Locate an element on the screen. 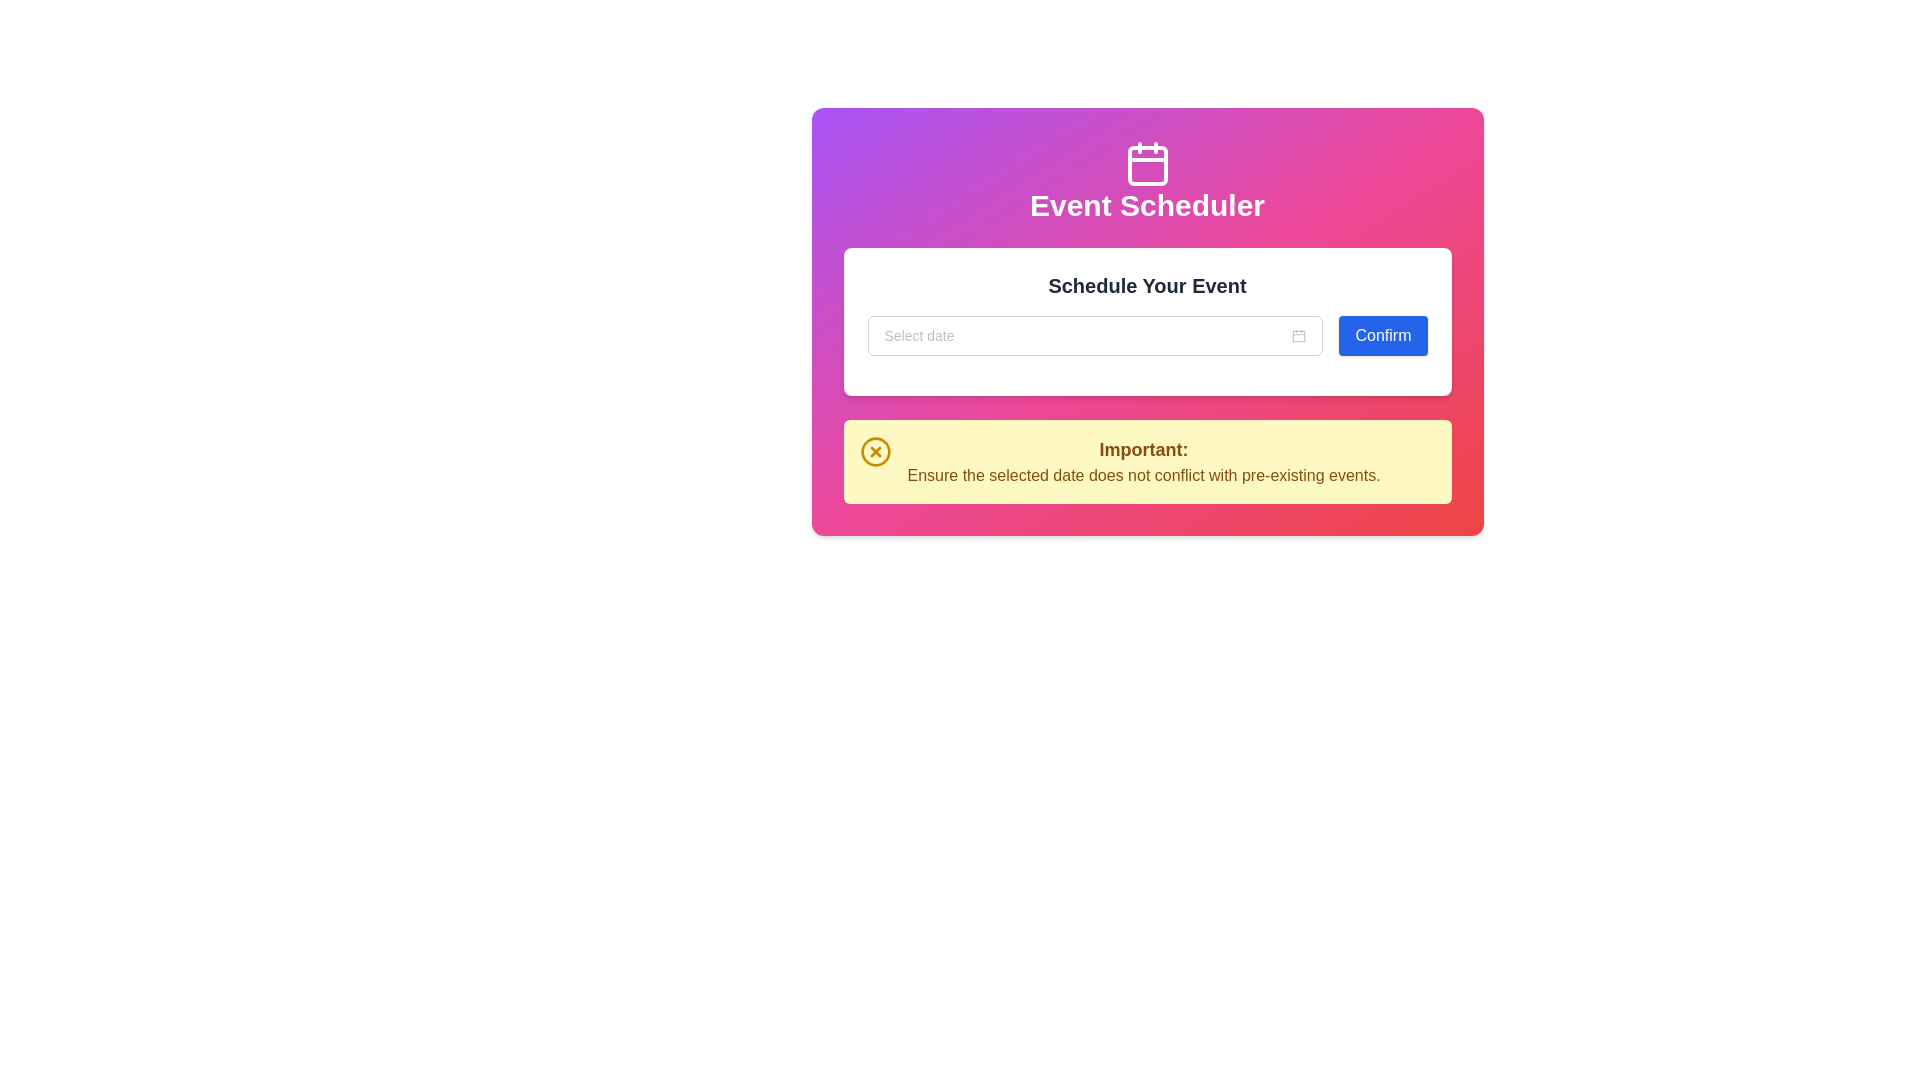 Image resolution: width=1920 pixels, height=1080 pixels. the yellow notification message box located at the bottom of the main interface, which contains a warning icon and bold 'Important:' text is located at coordinates (1147, 462).